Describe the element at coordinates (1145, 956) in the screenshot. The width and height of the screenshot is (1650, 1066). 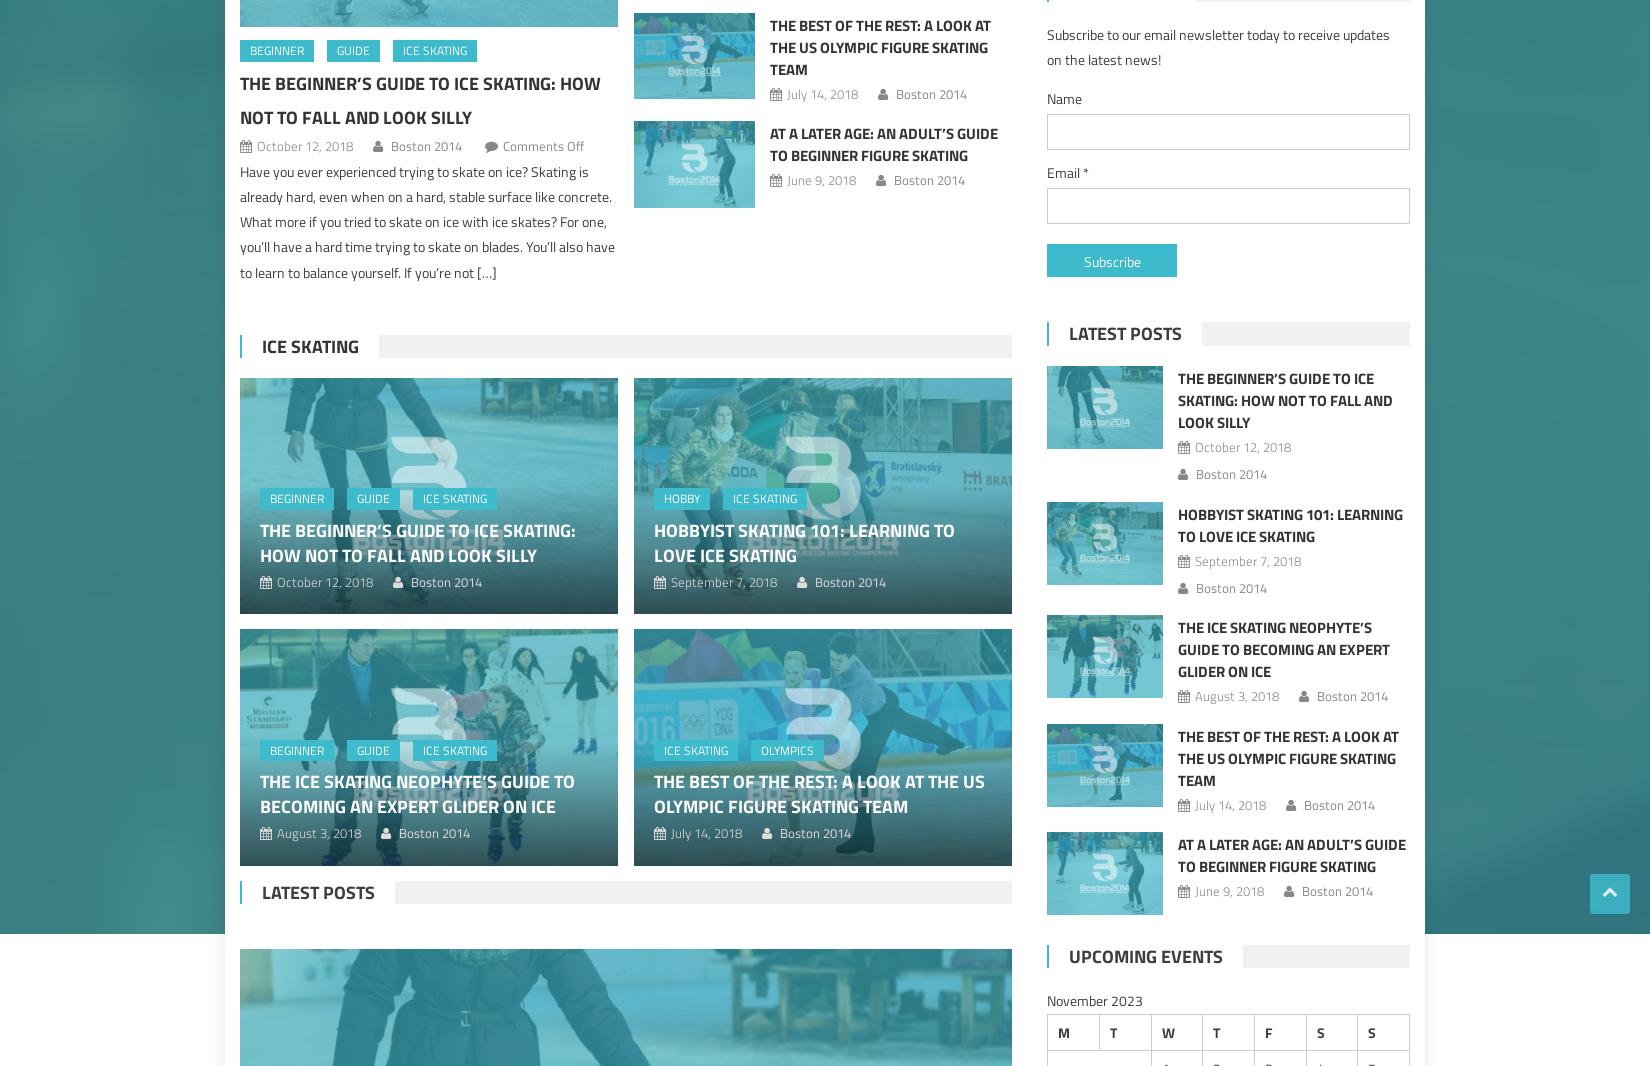
I see `'Upcoming Events'` at that location.